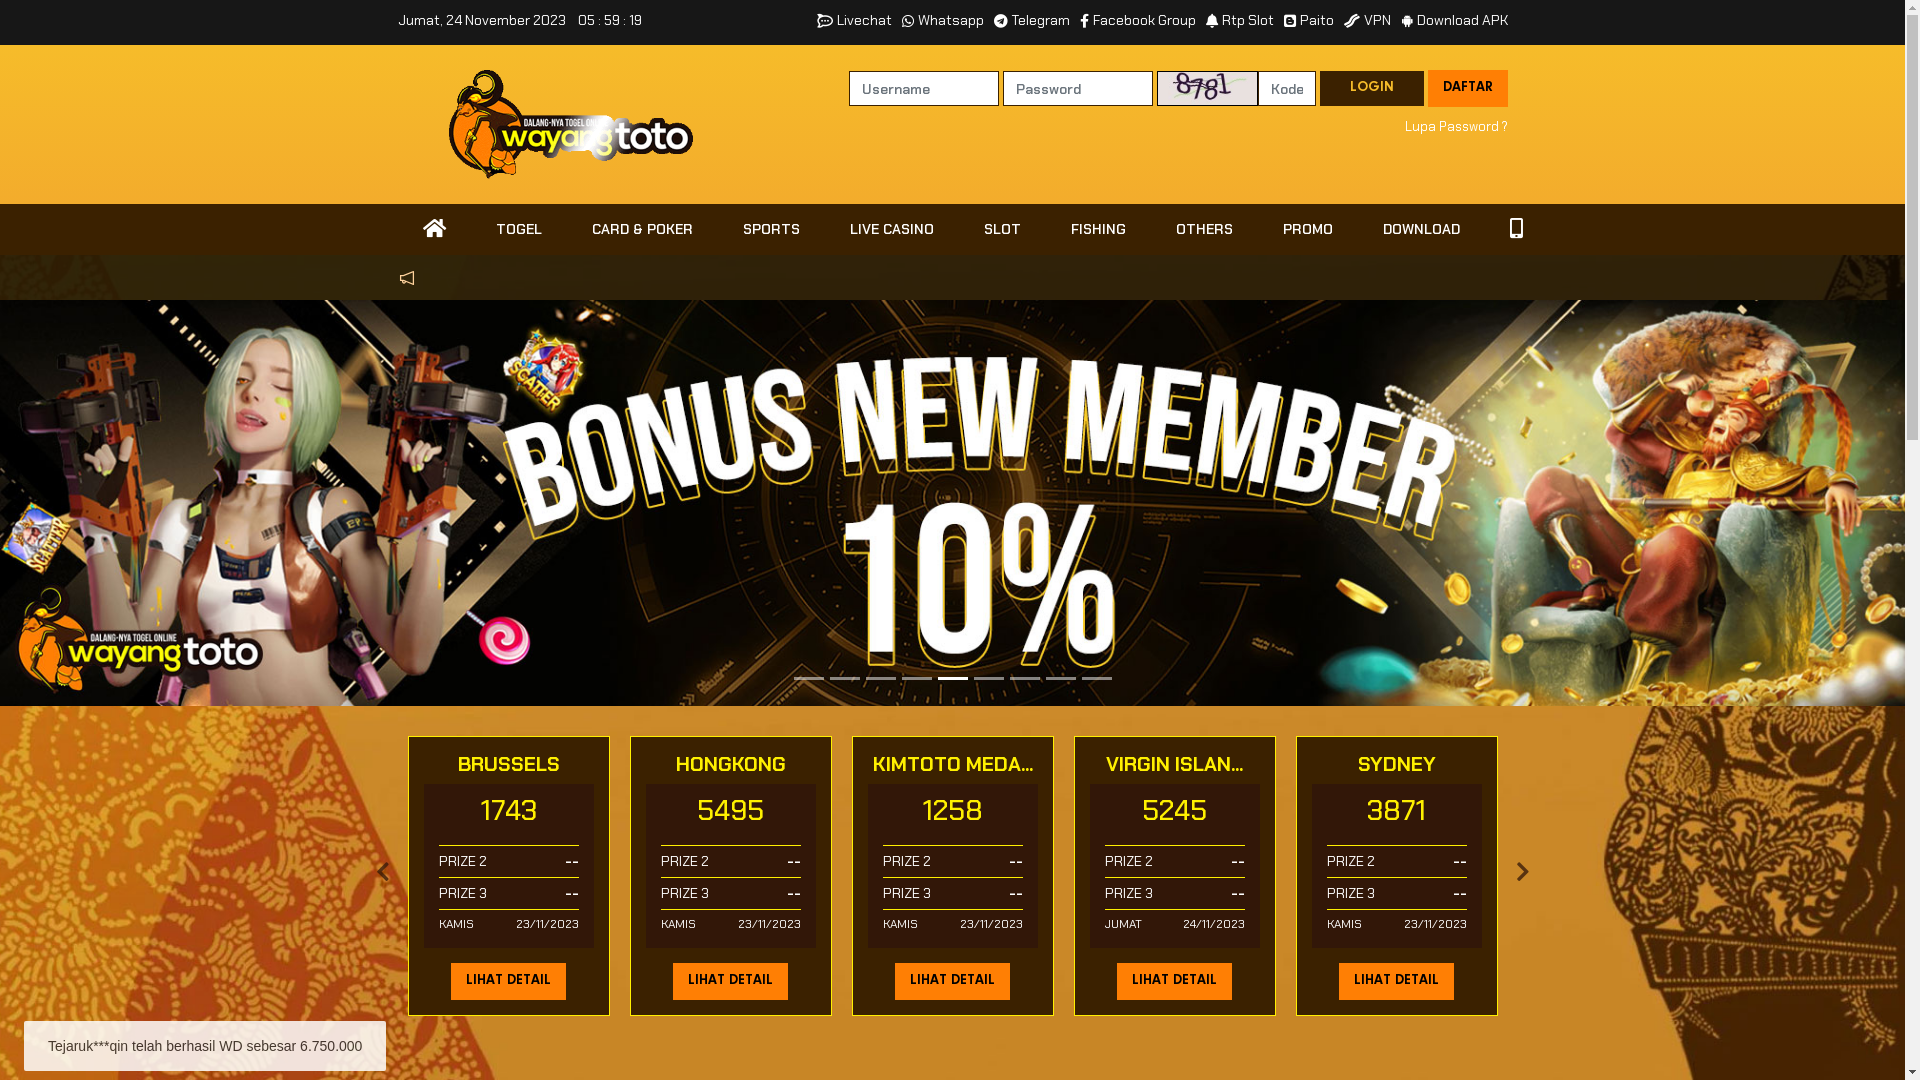 The height and width of the screenshot is (1080, 1920). Describe the element at coordinates (1307, 228) in the screenshot. I see `'PROMO'` at that location.